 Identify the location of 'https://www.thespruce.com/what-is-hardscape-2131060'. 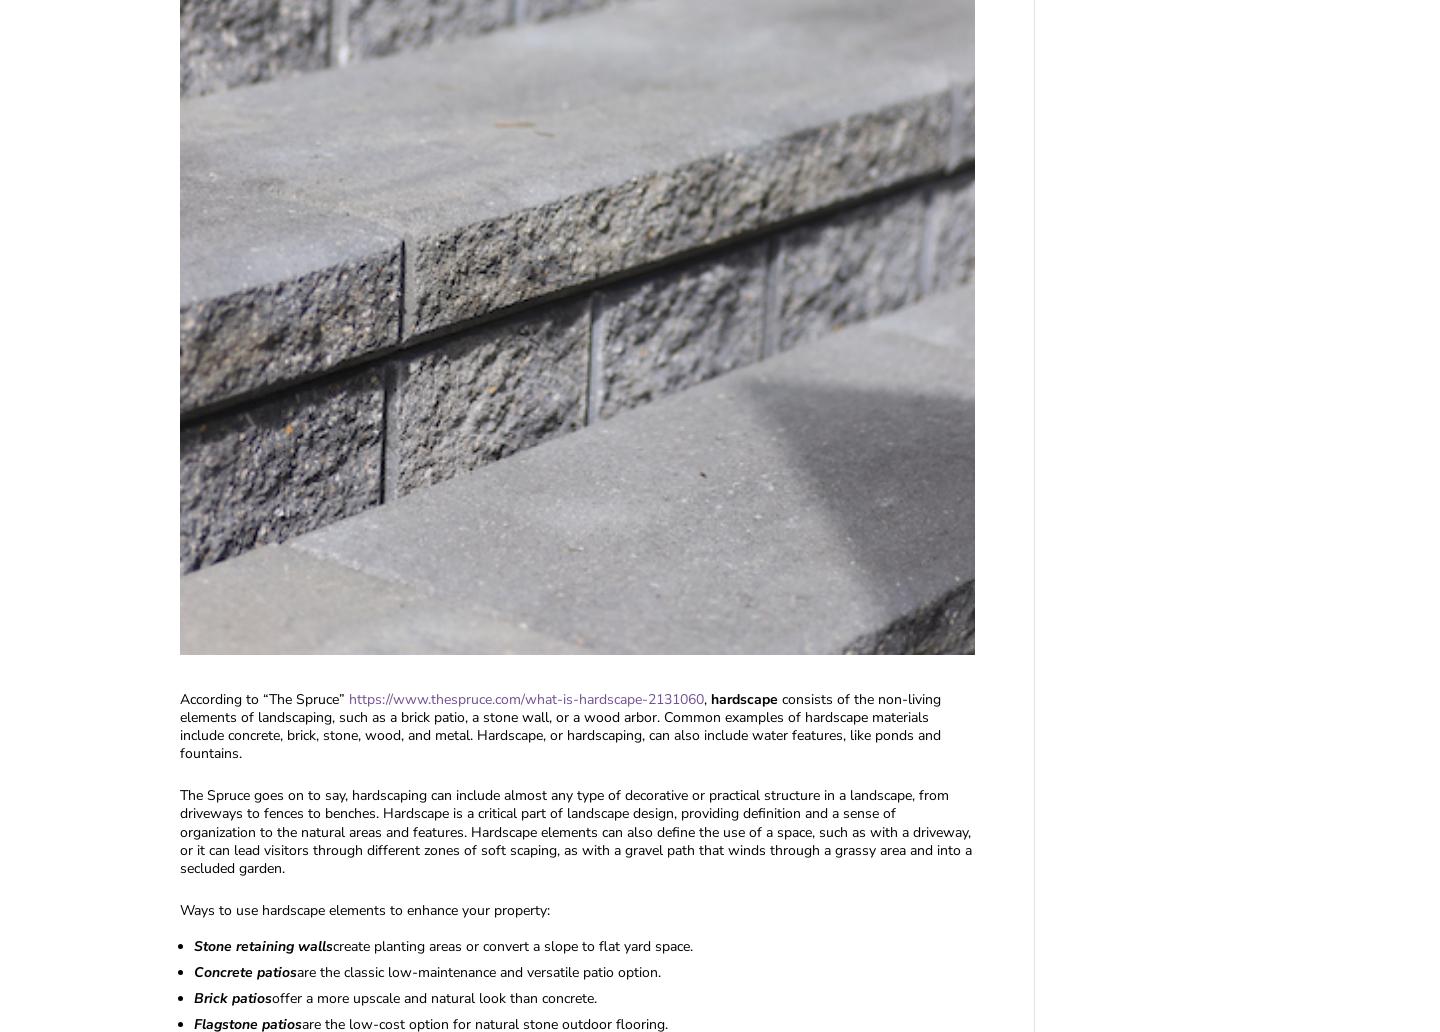
(349, 697).